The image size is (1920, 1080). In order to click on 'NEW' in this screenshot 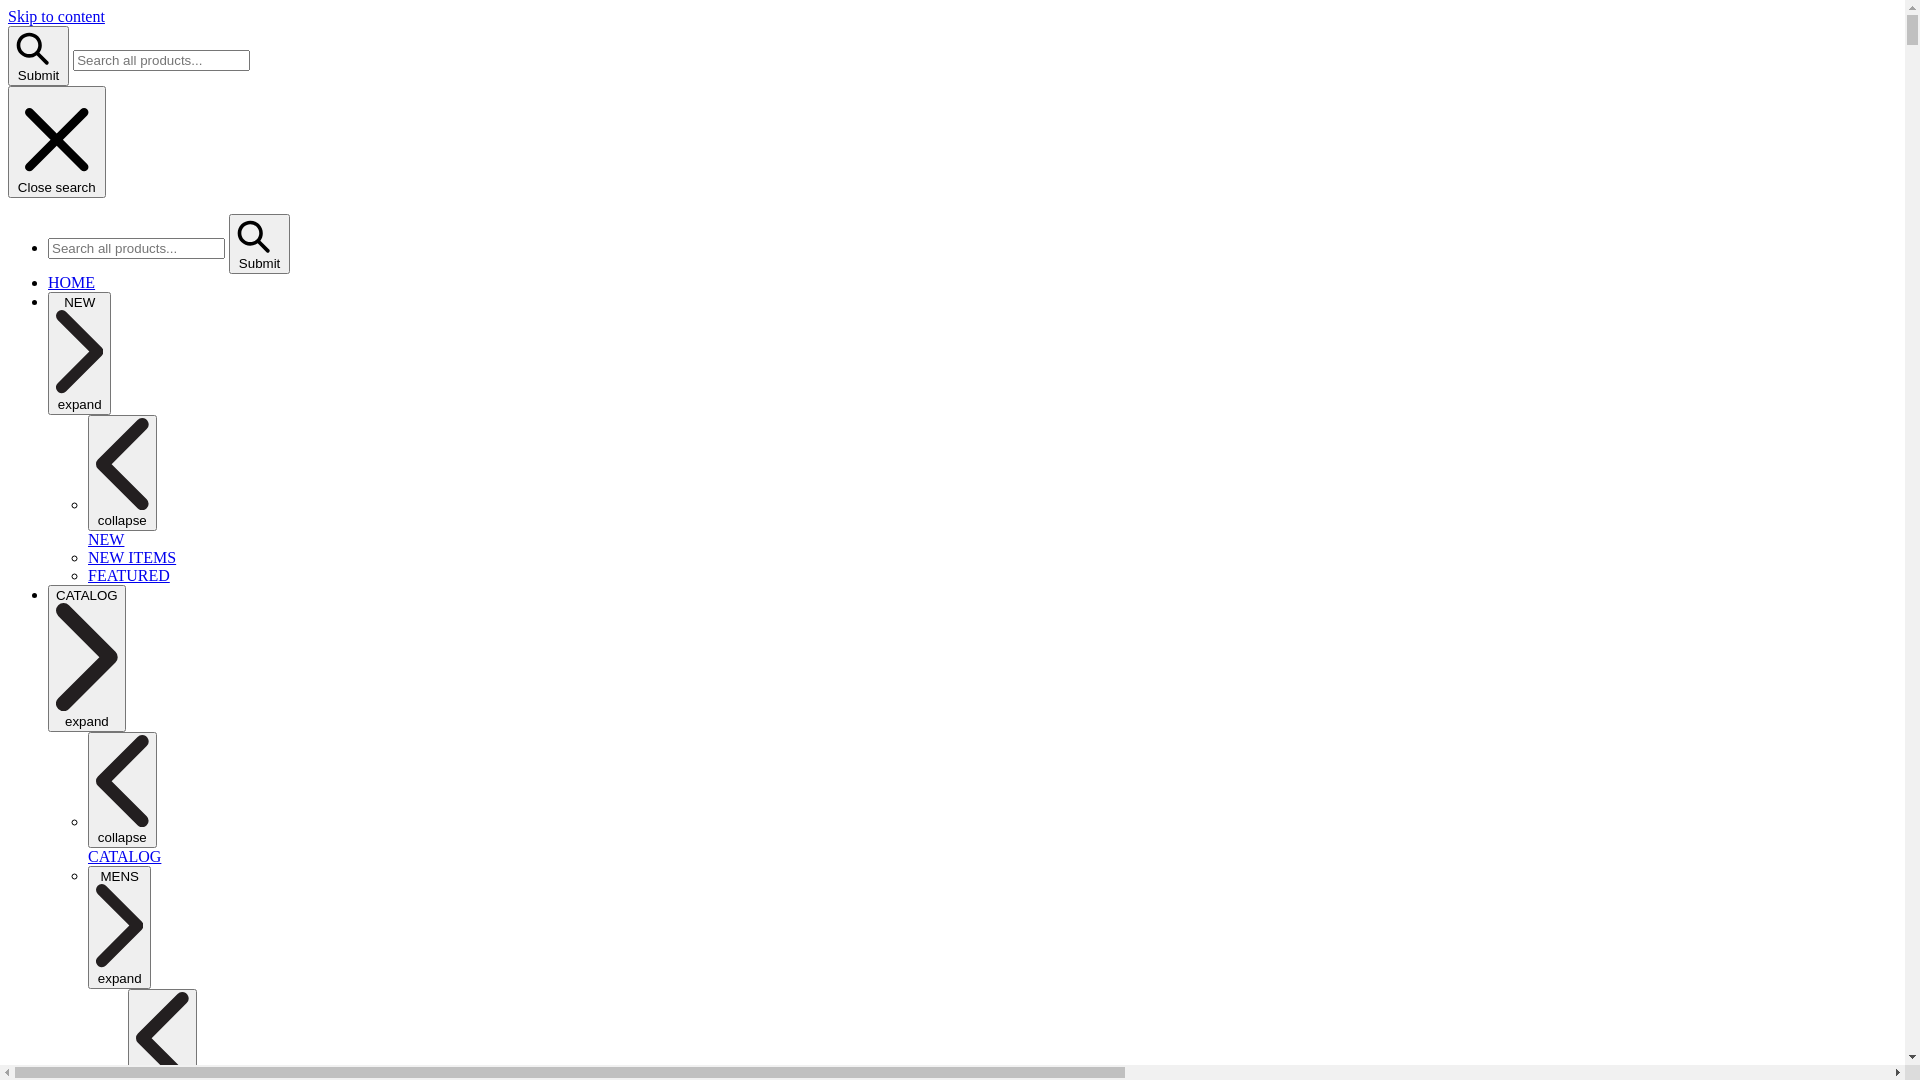, I will do `click(104, 538)`.